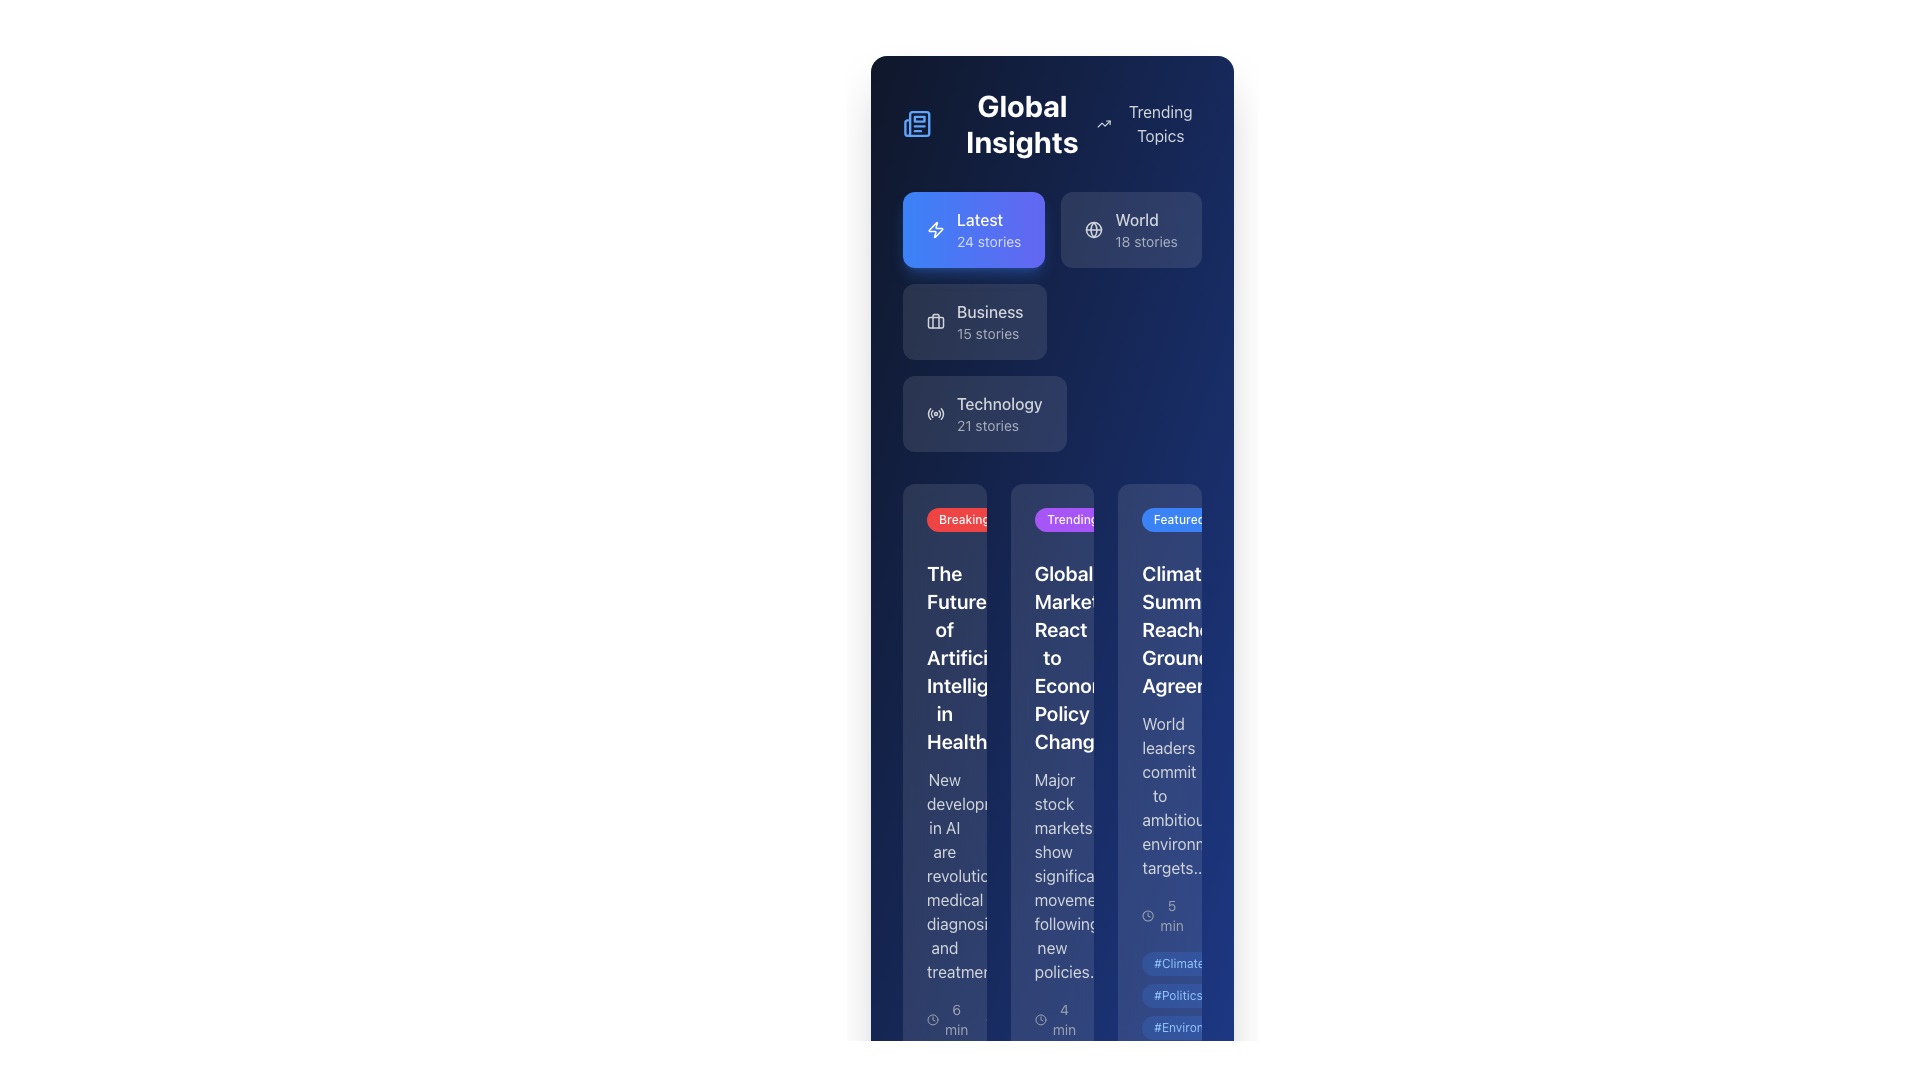 The width and height of the screenshot is (1920, 1080). Describe the element at coordinates (1055, 1019) in the screenshot. I see `the surrounding area of the text label displaying '4 min' with a clock icon, located at the bottom of the second card in a vertical array of cards` at that location.